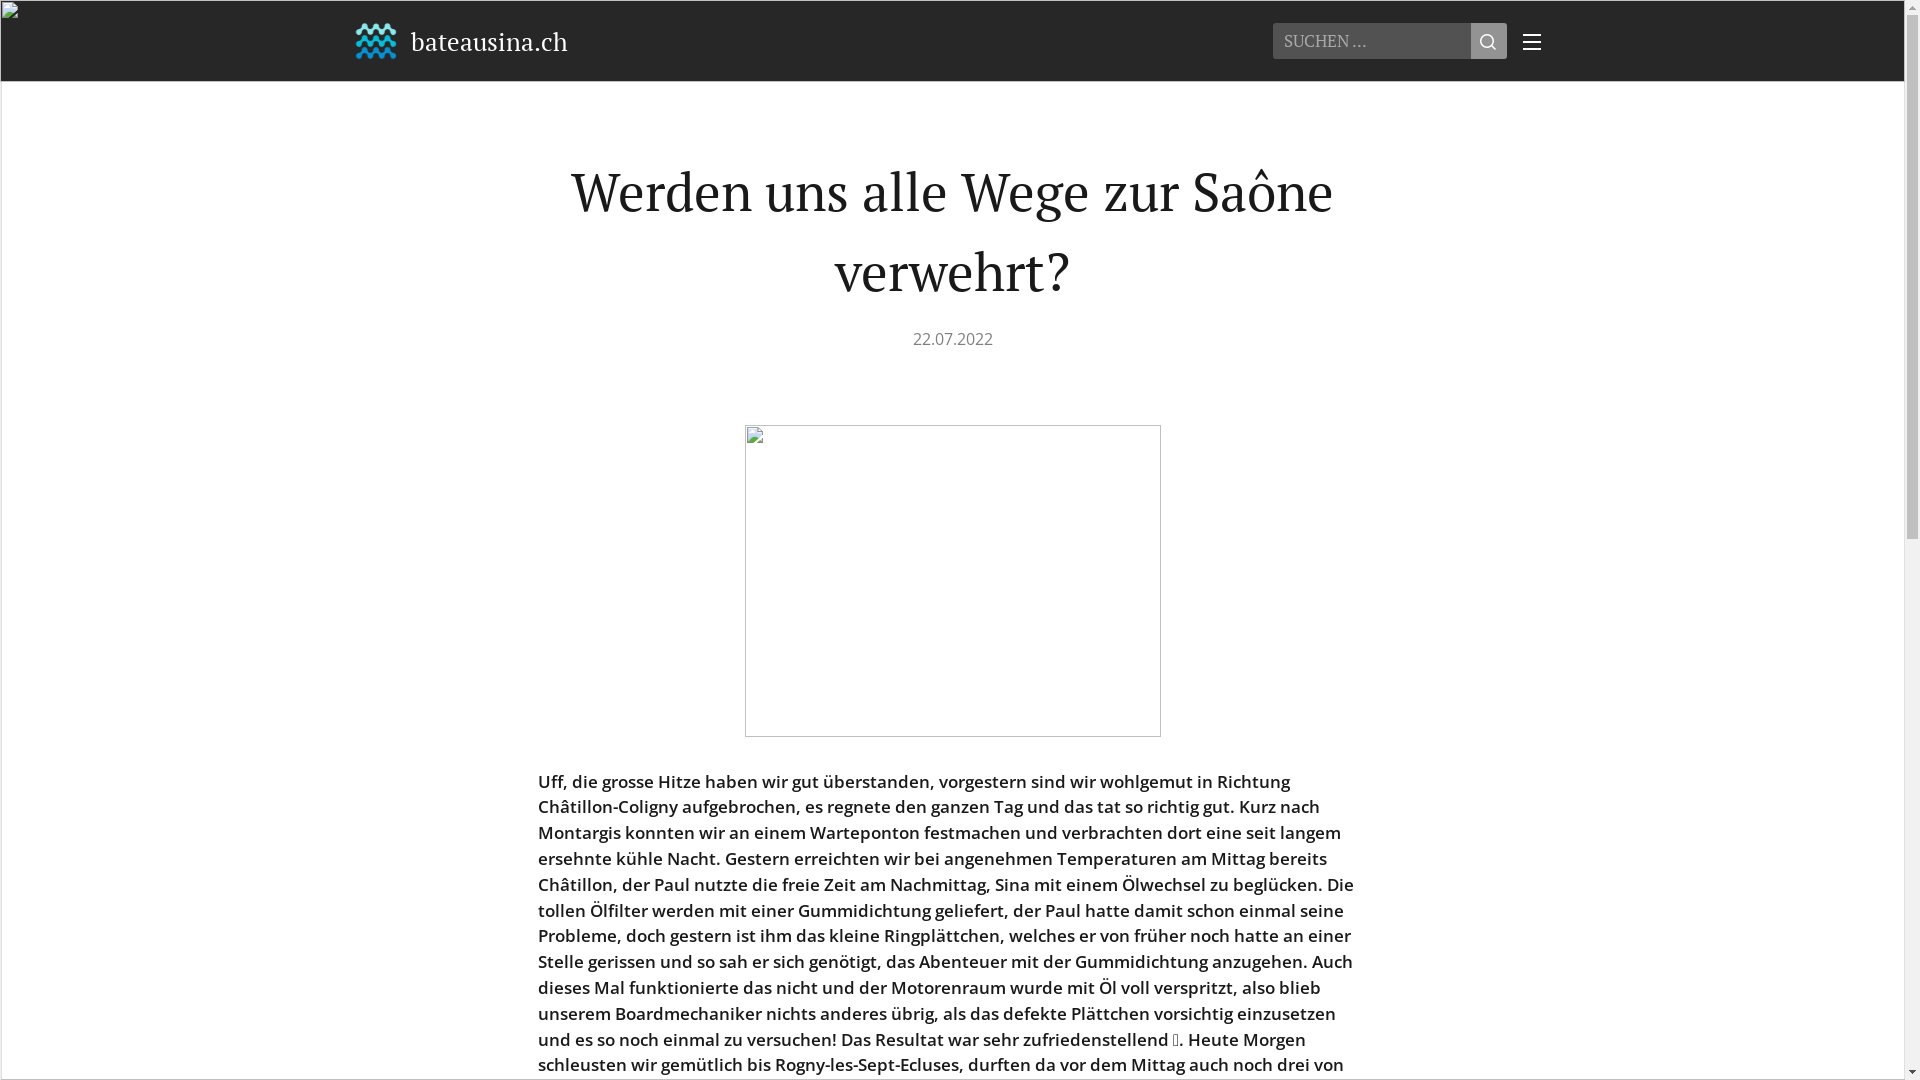  I want to click on 'bateausina.ch', so click(351, 41).